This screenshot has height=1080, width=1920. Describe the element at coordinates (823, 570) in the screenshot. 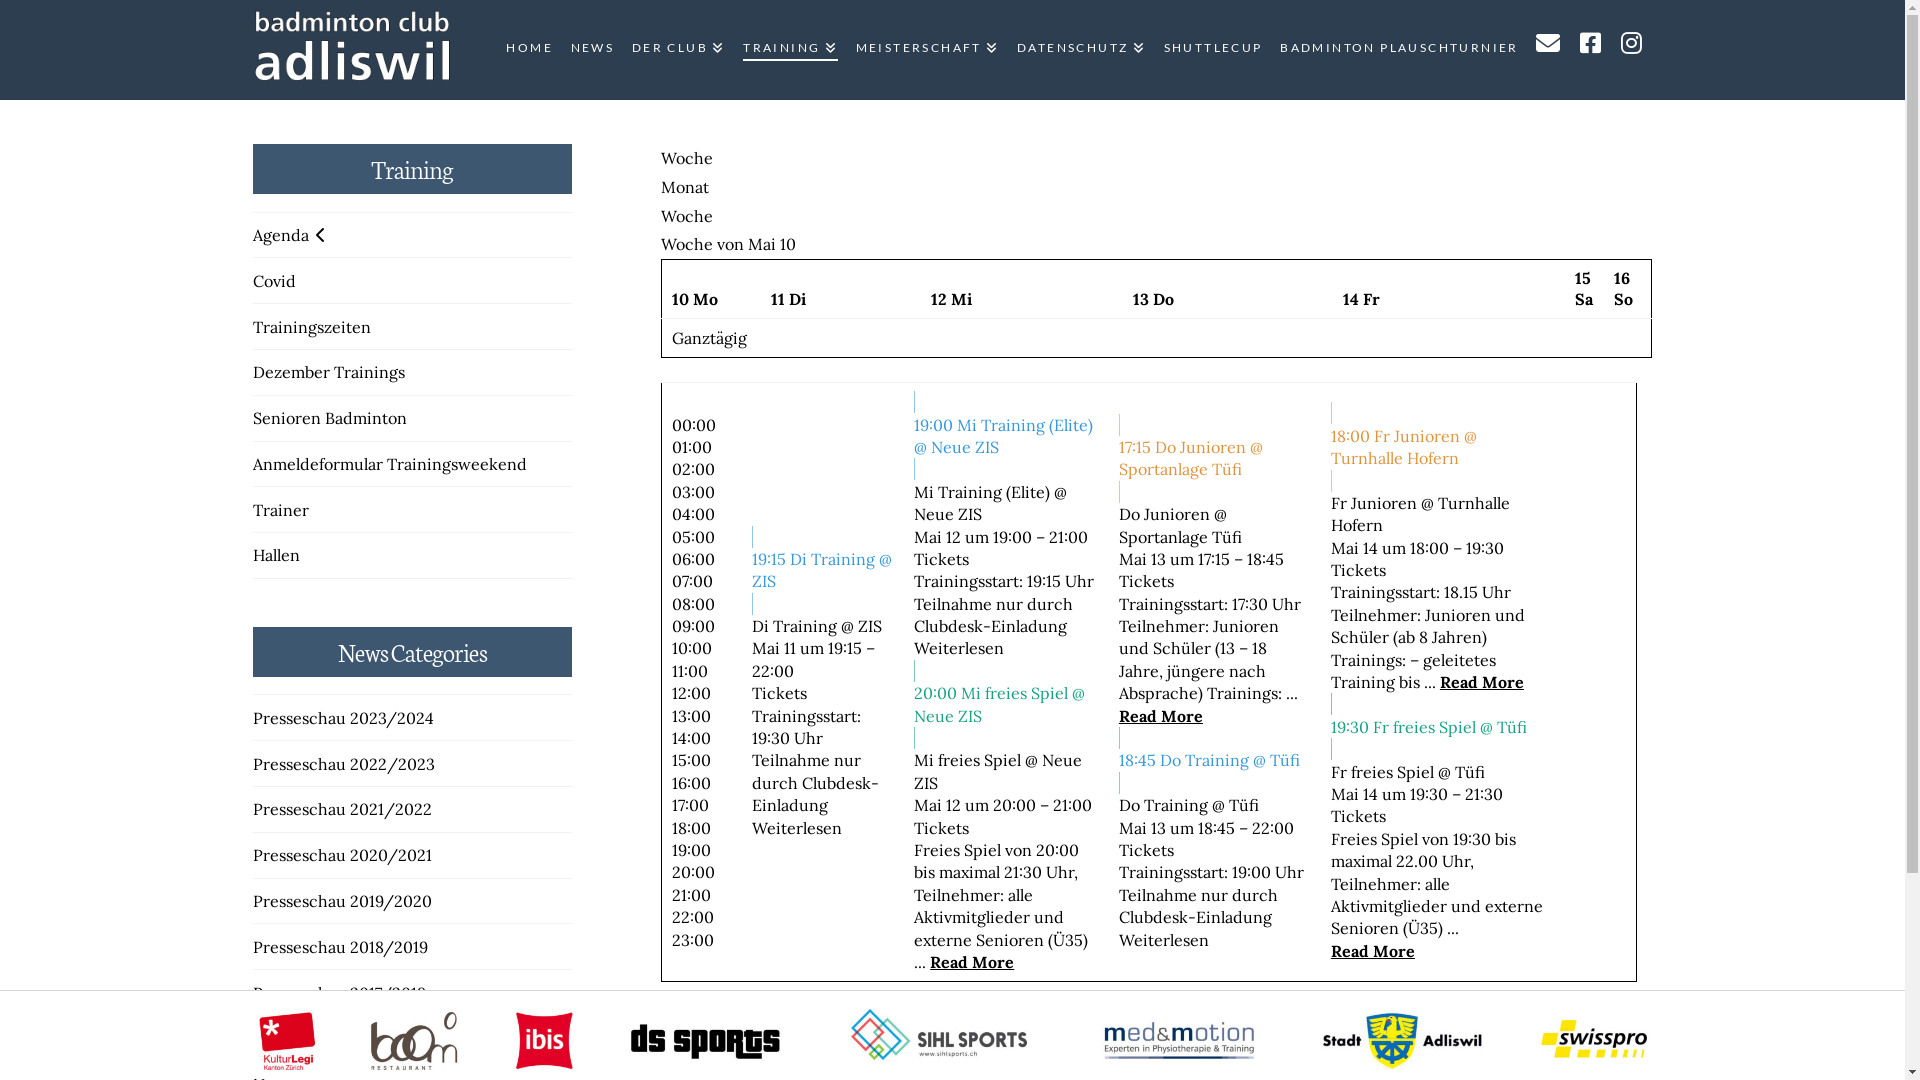

I see `'19:15 Di Training @ ZIS'` at that location.